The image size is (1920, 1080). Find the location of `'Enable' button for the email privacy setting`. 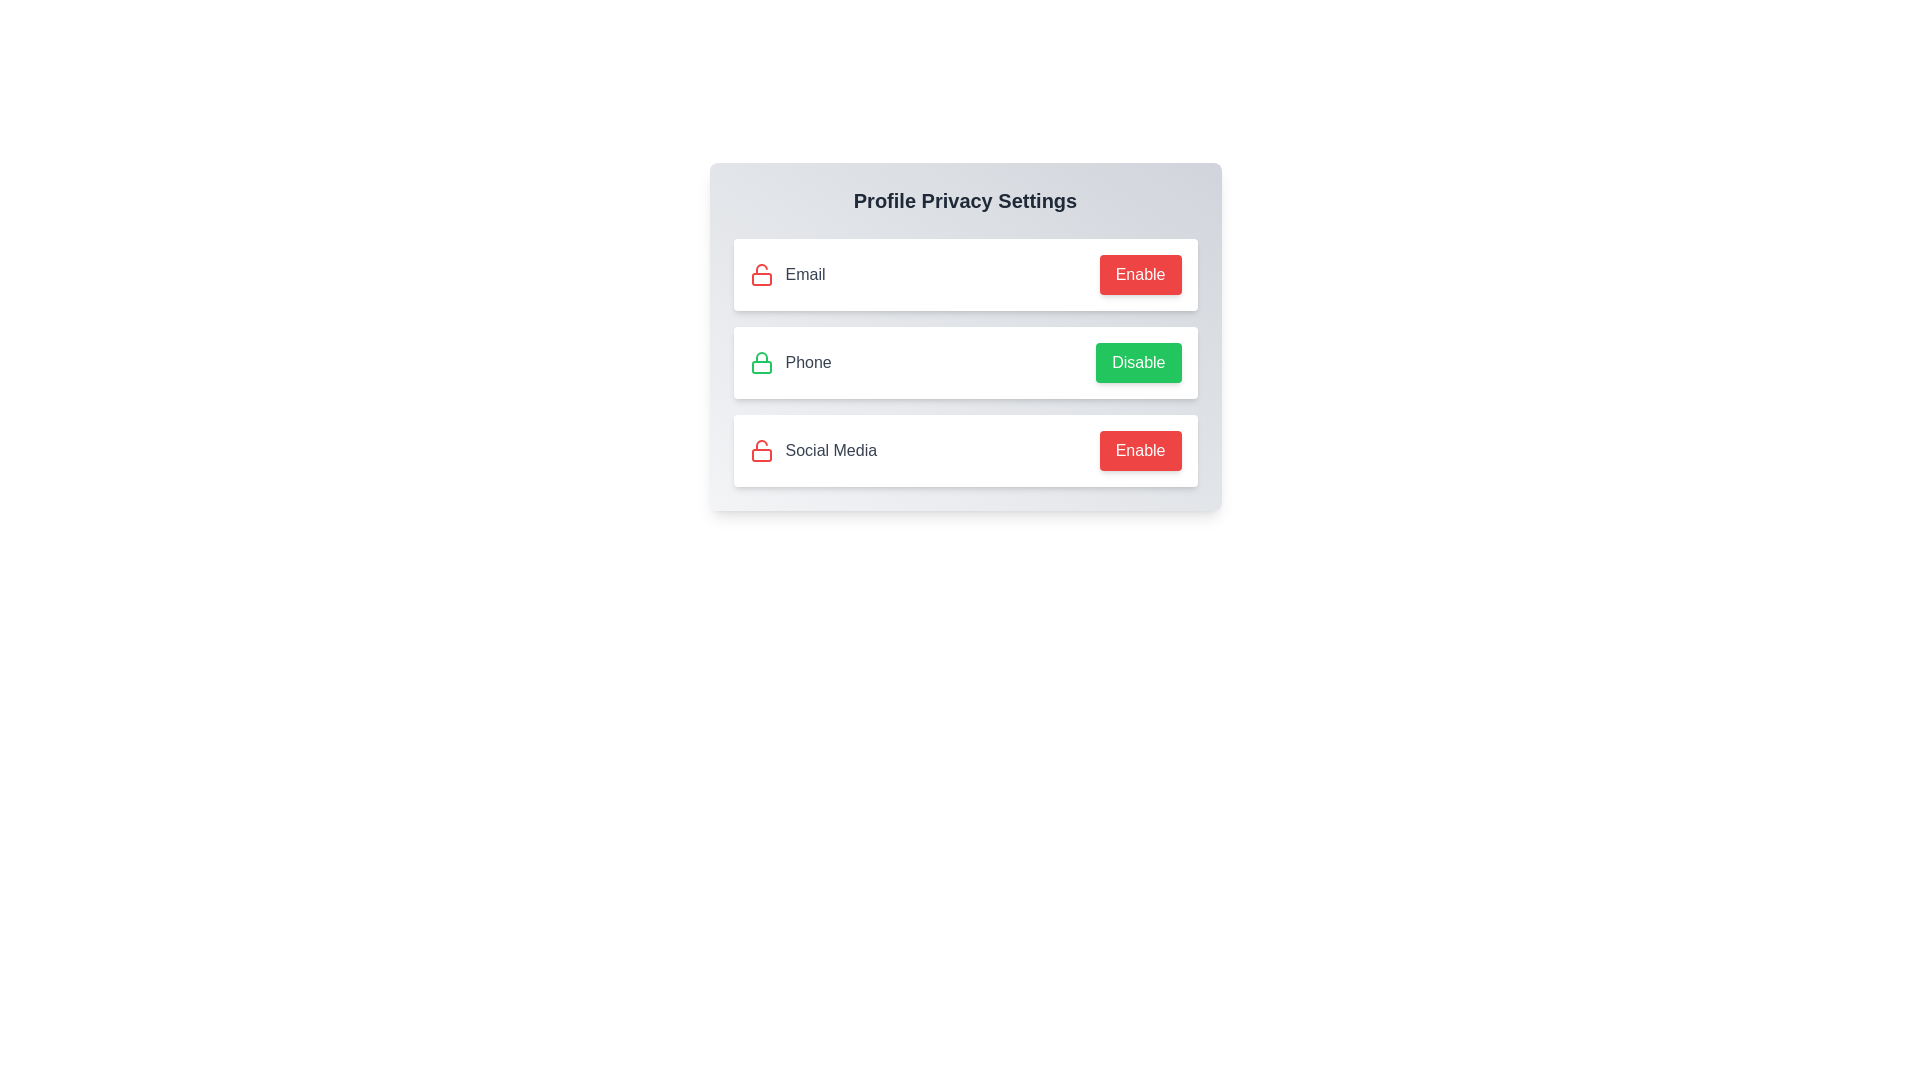

'Enable' button for the email privacy setting is located at coordinates (1140, 274).